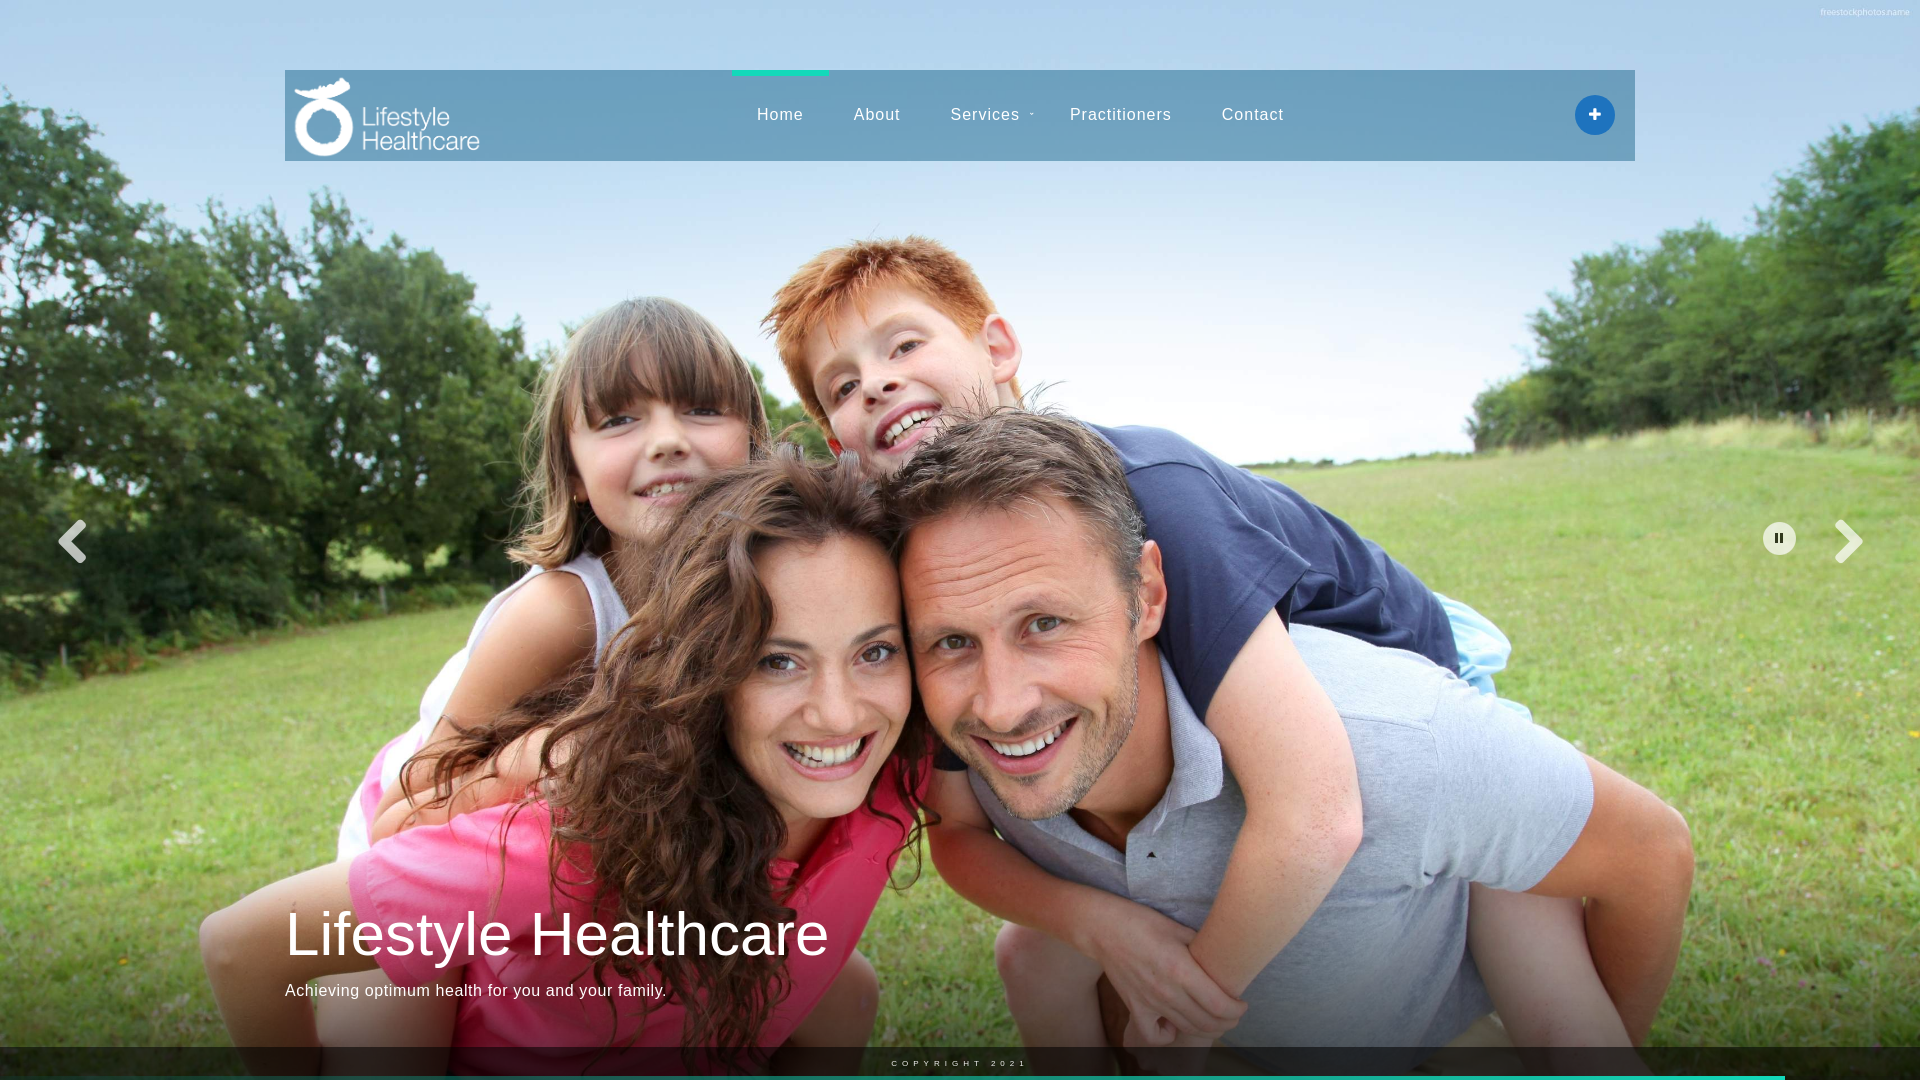 The image size is (1920, 1080). I want to click on 'Services', so click(985, 115).